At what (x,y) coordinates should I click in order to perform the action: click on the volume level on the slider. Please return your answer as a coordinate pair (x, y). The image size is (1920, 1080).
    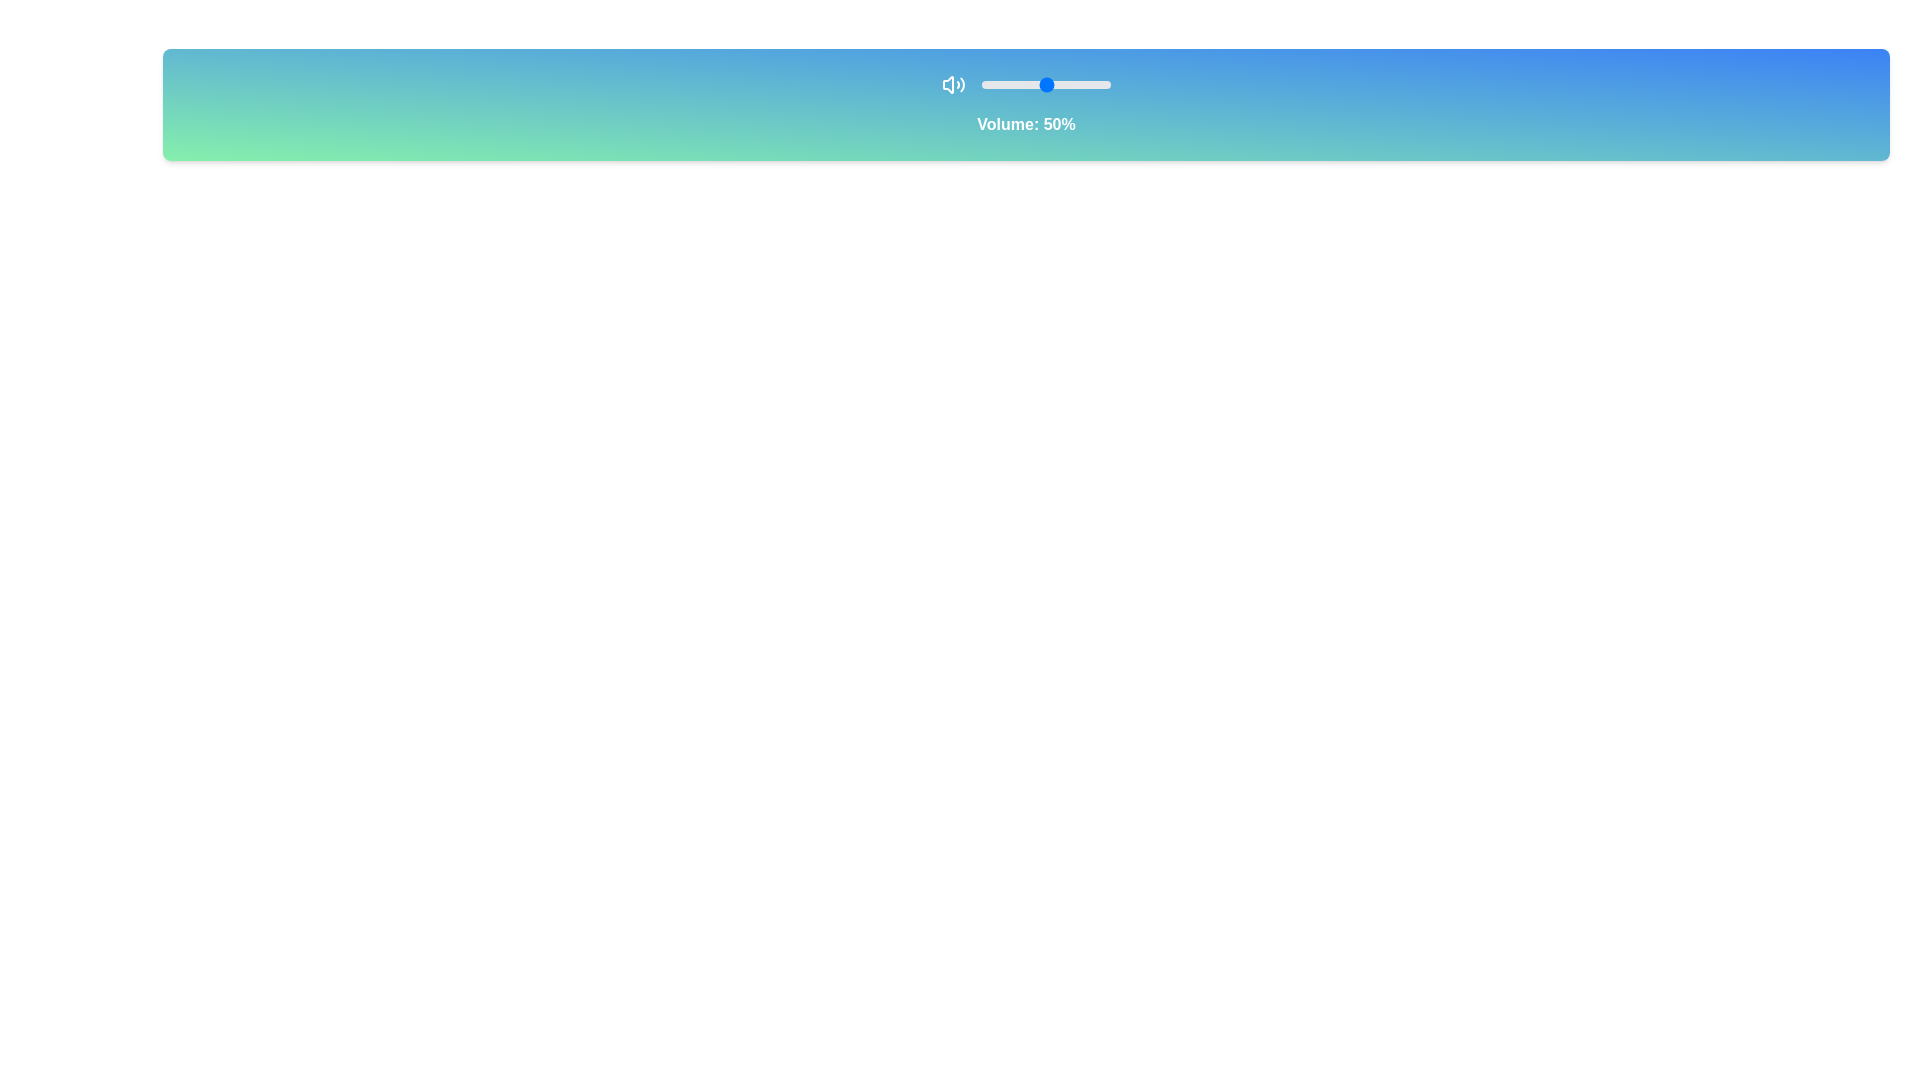
    Looking at the image, I should click on (1007, 83).